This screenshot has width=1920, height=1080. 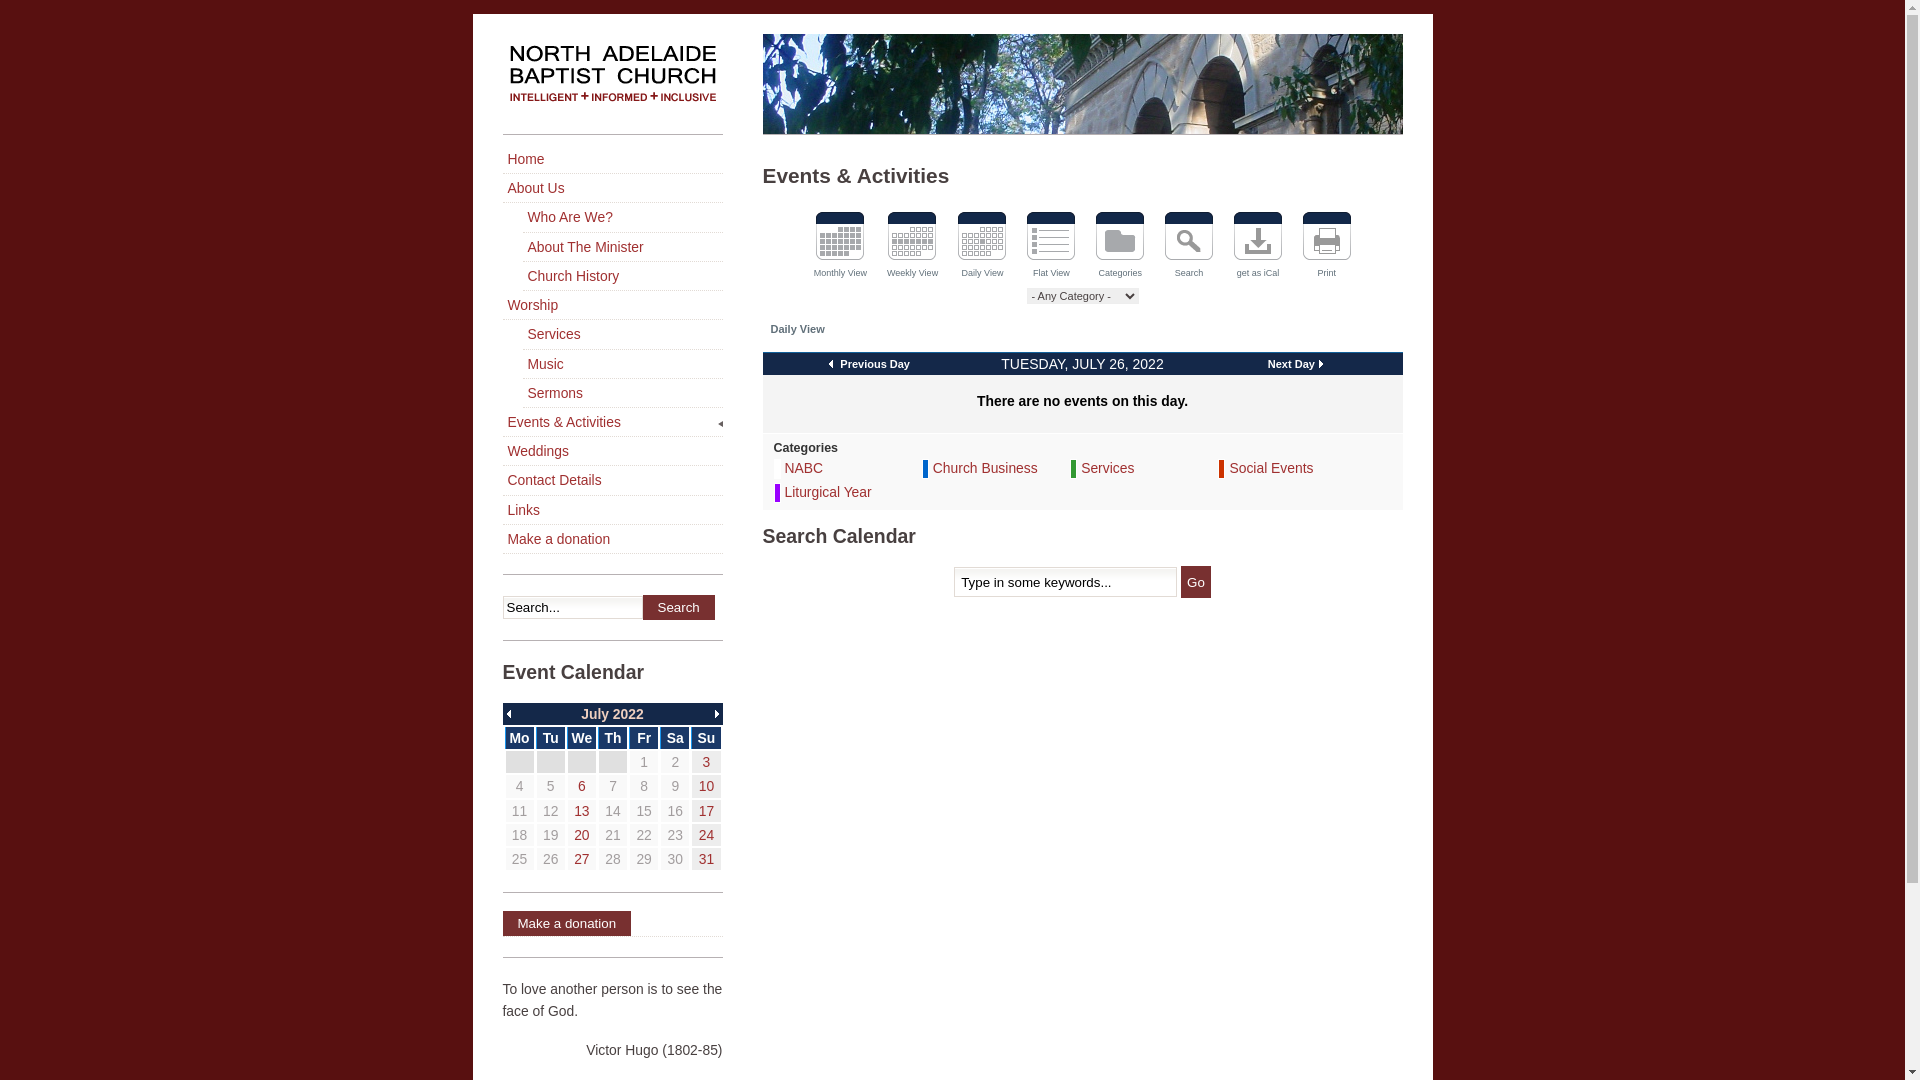 What do you see at coordinates (1256, 246) in the screenshot?
I see `'get as iCal'` at bounding box center [1256, 246].